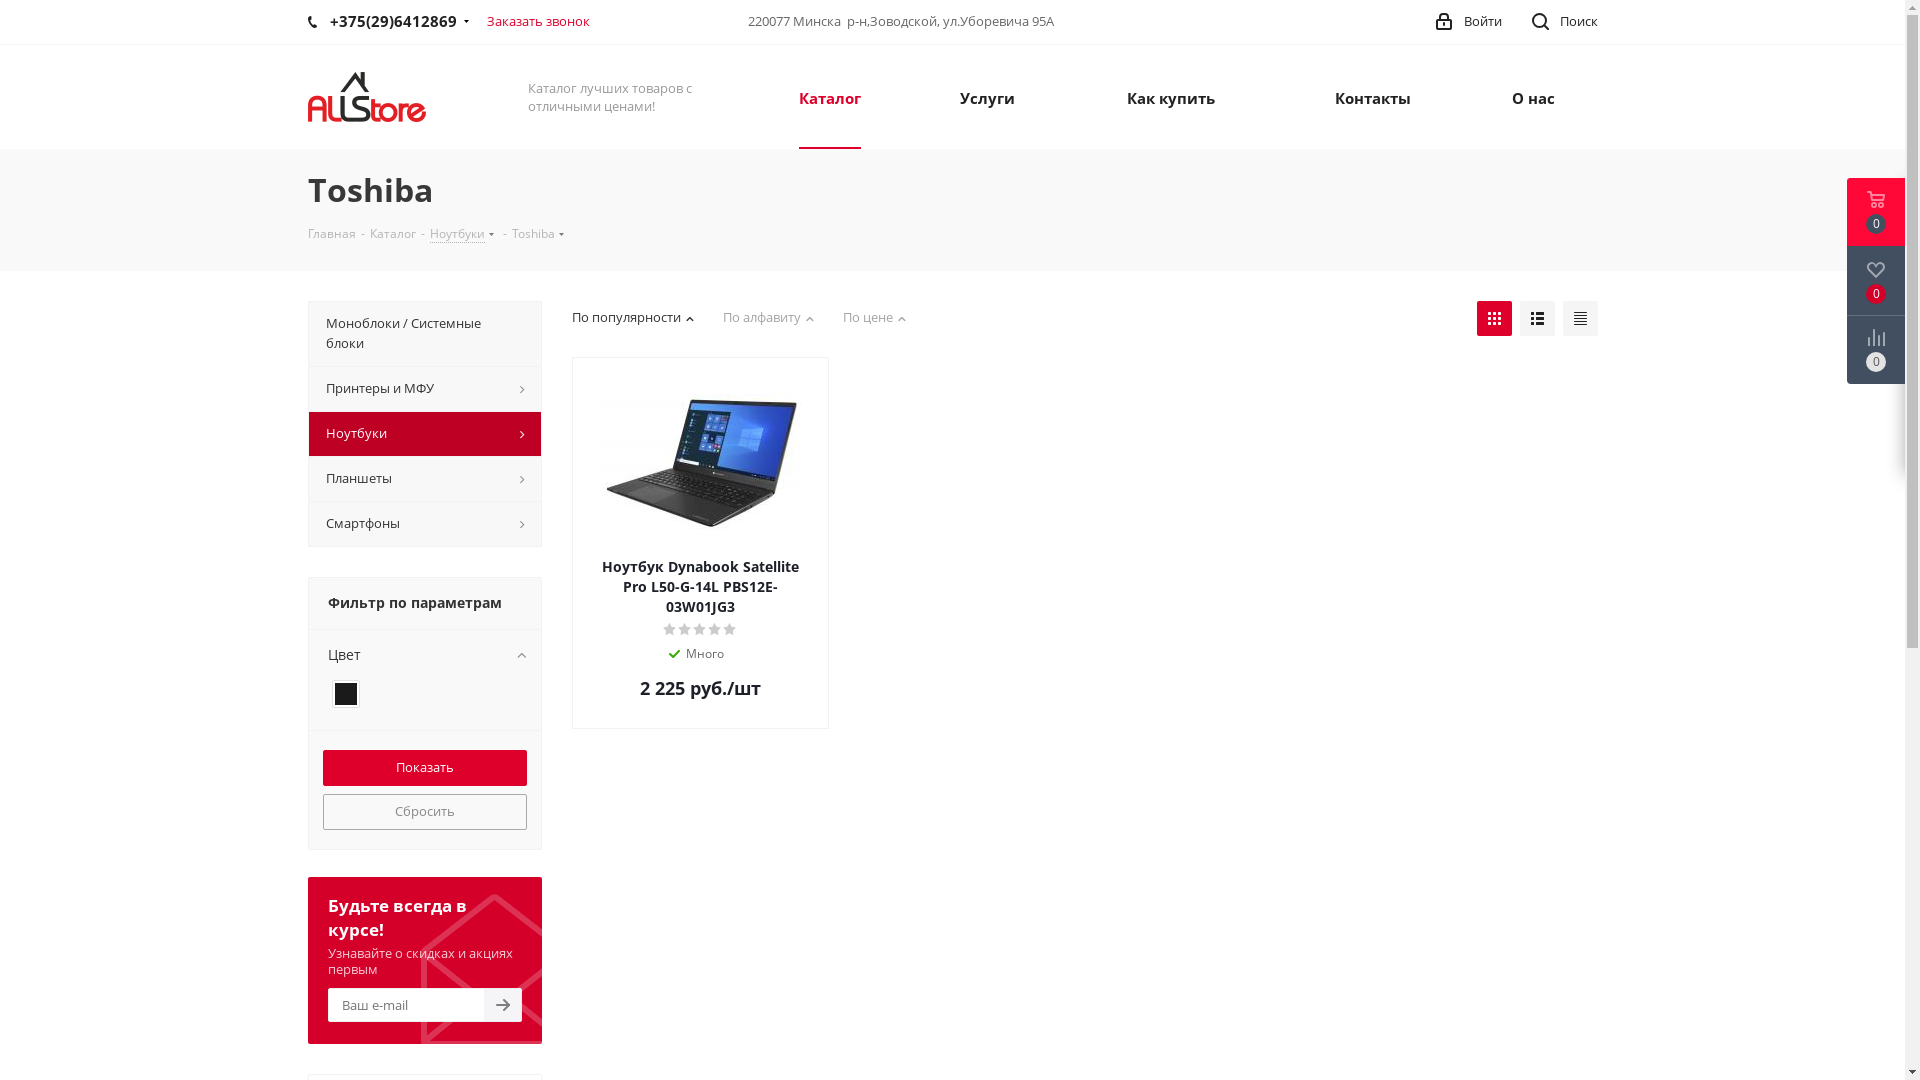 The image size is (1920, 1080). What do you see at coordinates (670, 628) in the screenshot?
I see `'1'` at bounding box center [670, 628].